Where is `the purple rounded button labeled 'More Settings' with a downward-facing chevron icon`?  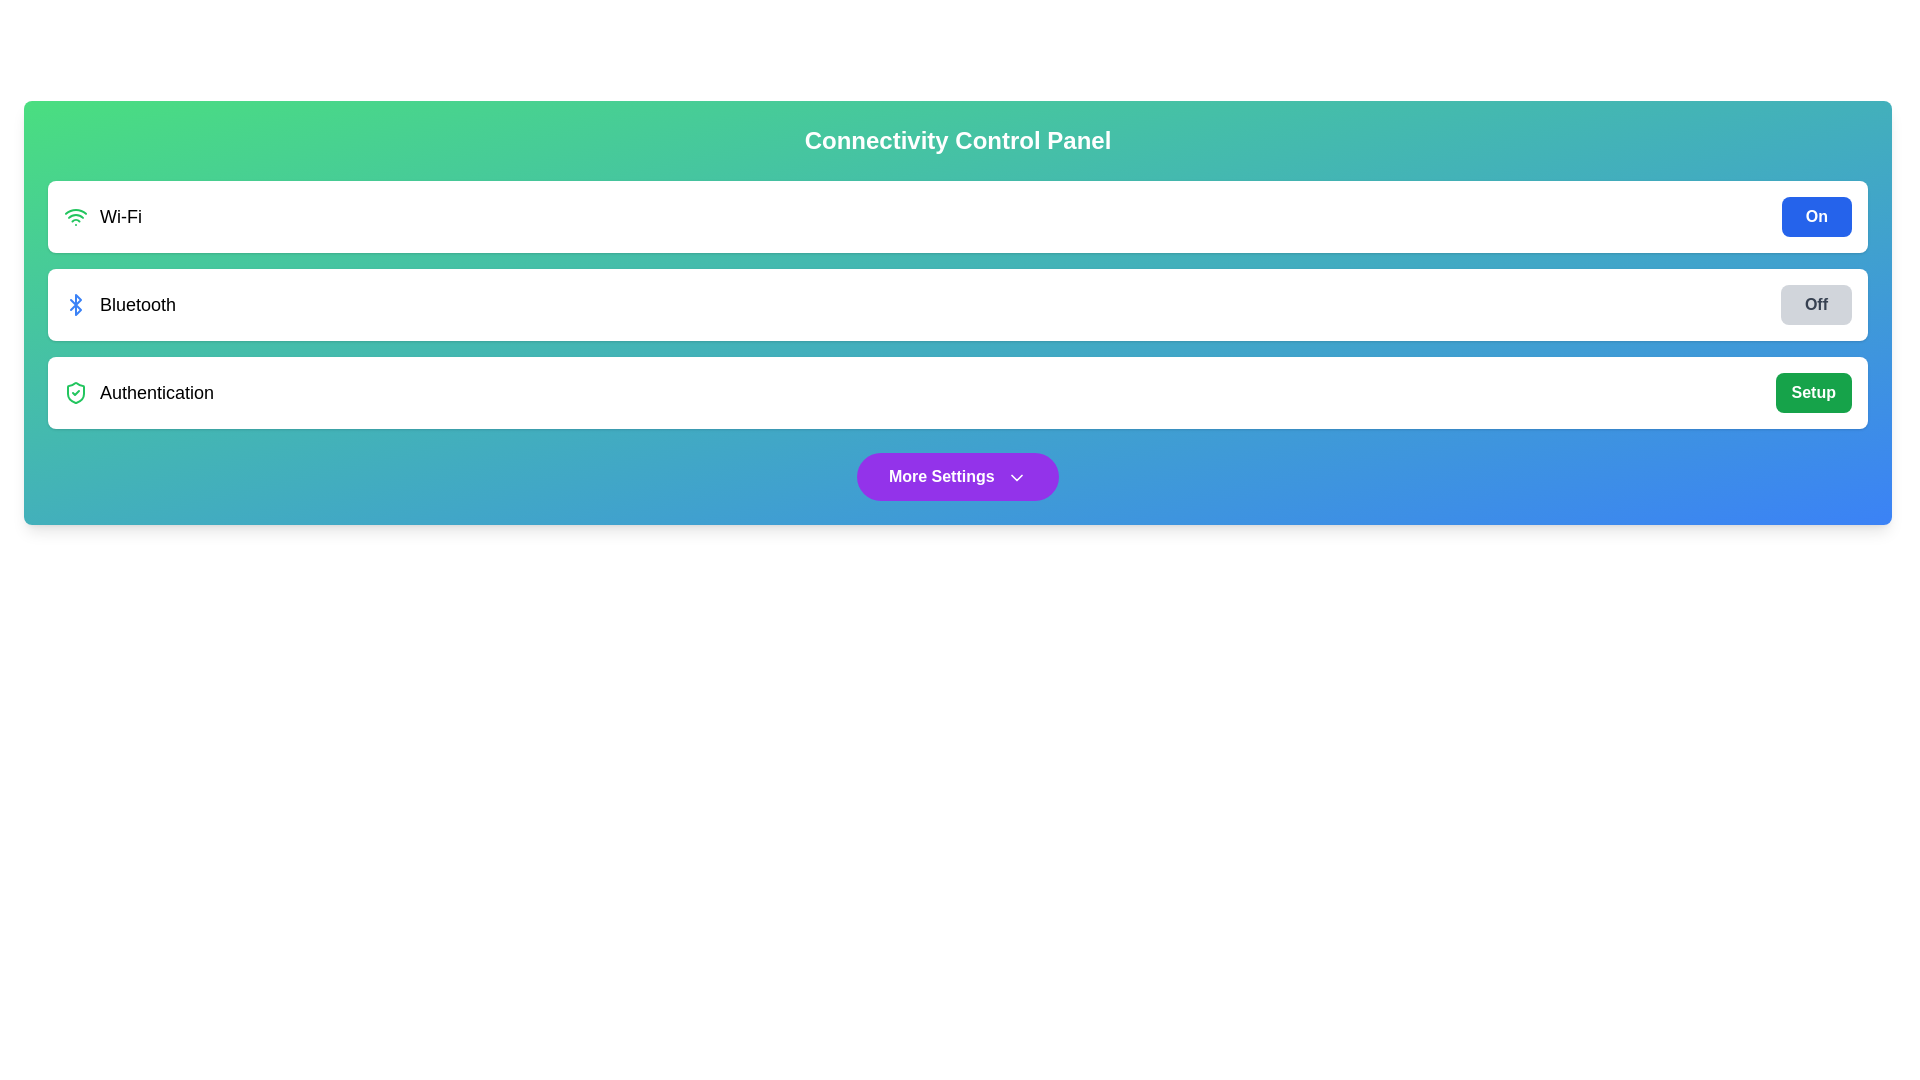 the purple rounded button labeled 'More Settings' with a downward-facing chevron icon is located at coordinates (957, 477).